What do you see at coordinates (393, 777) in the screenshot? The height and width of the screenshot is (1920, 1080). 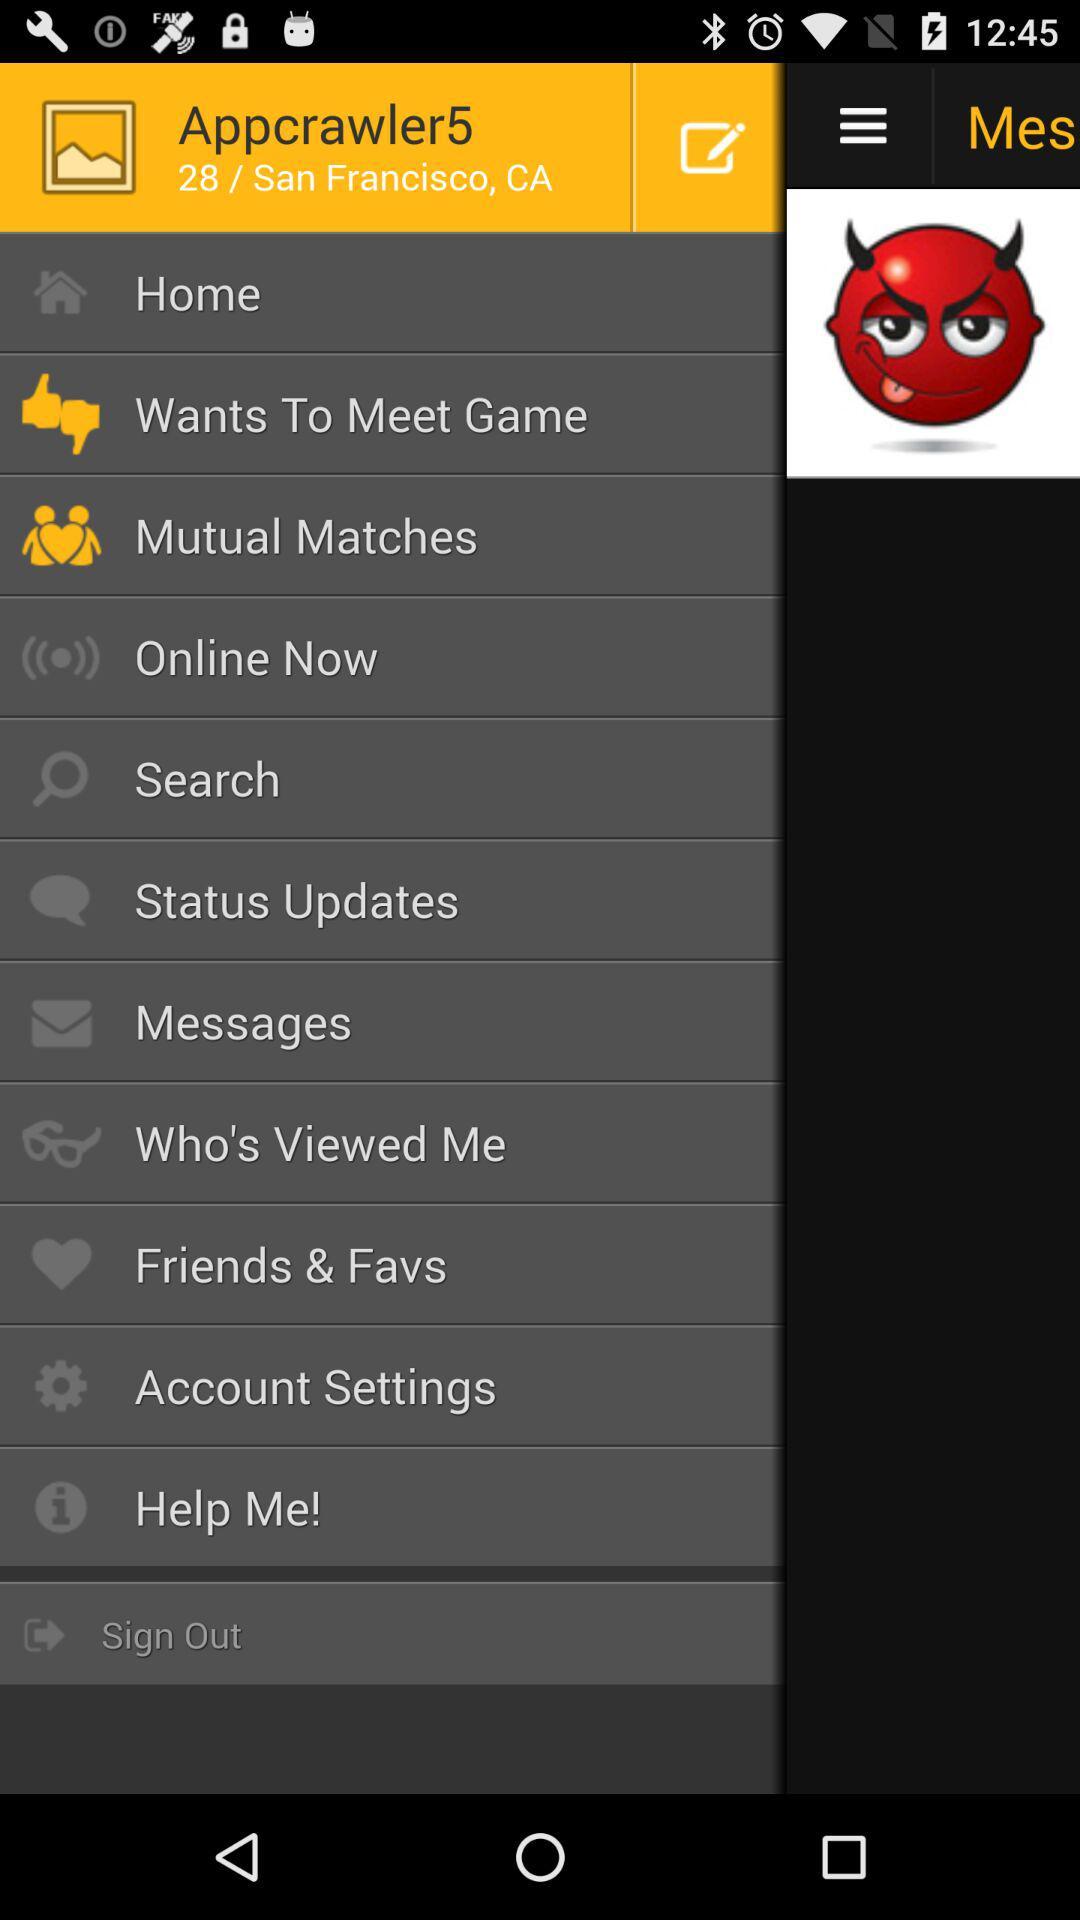 I see `search button` at bounding box center [393, 777].